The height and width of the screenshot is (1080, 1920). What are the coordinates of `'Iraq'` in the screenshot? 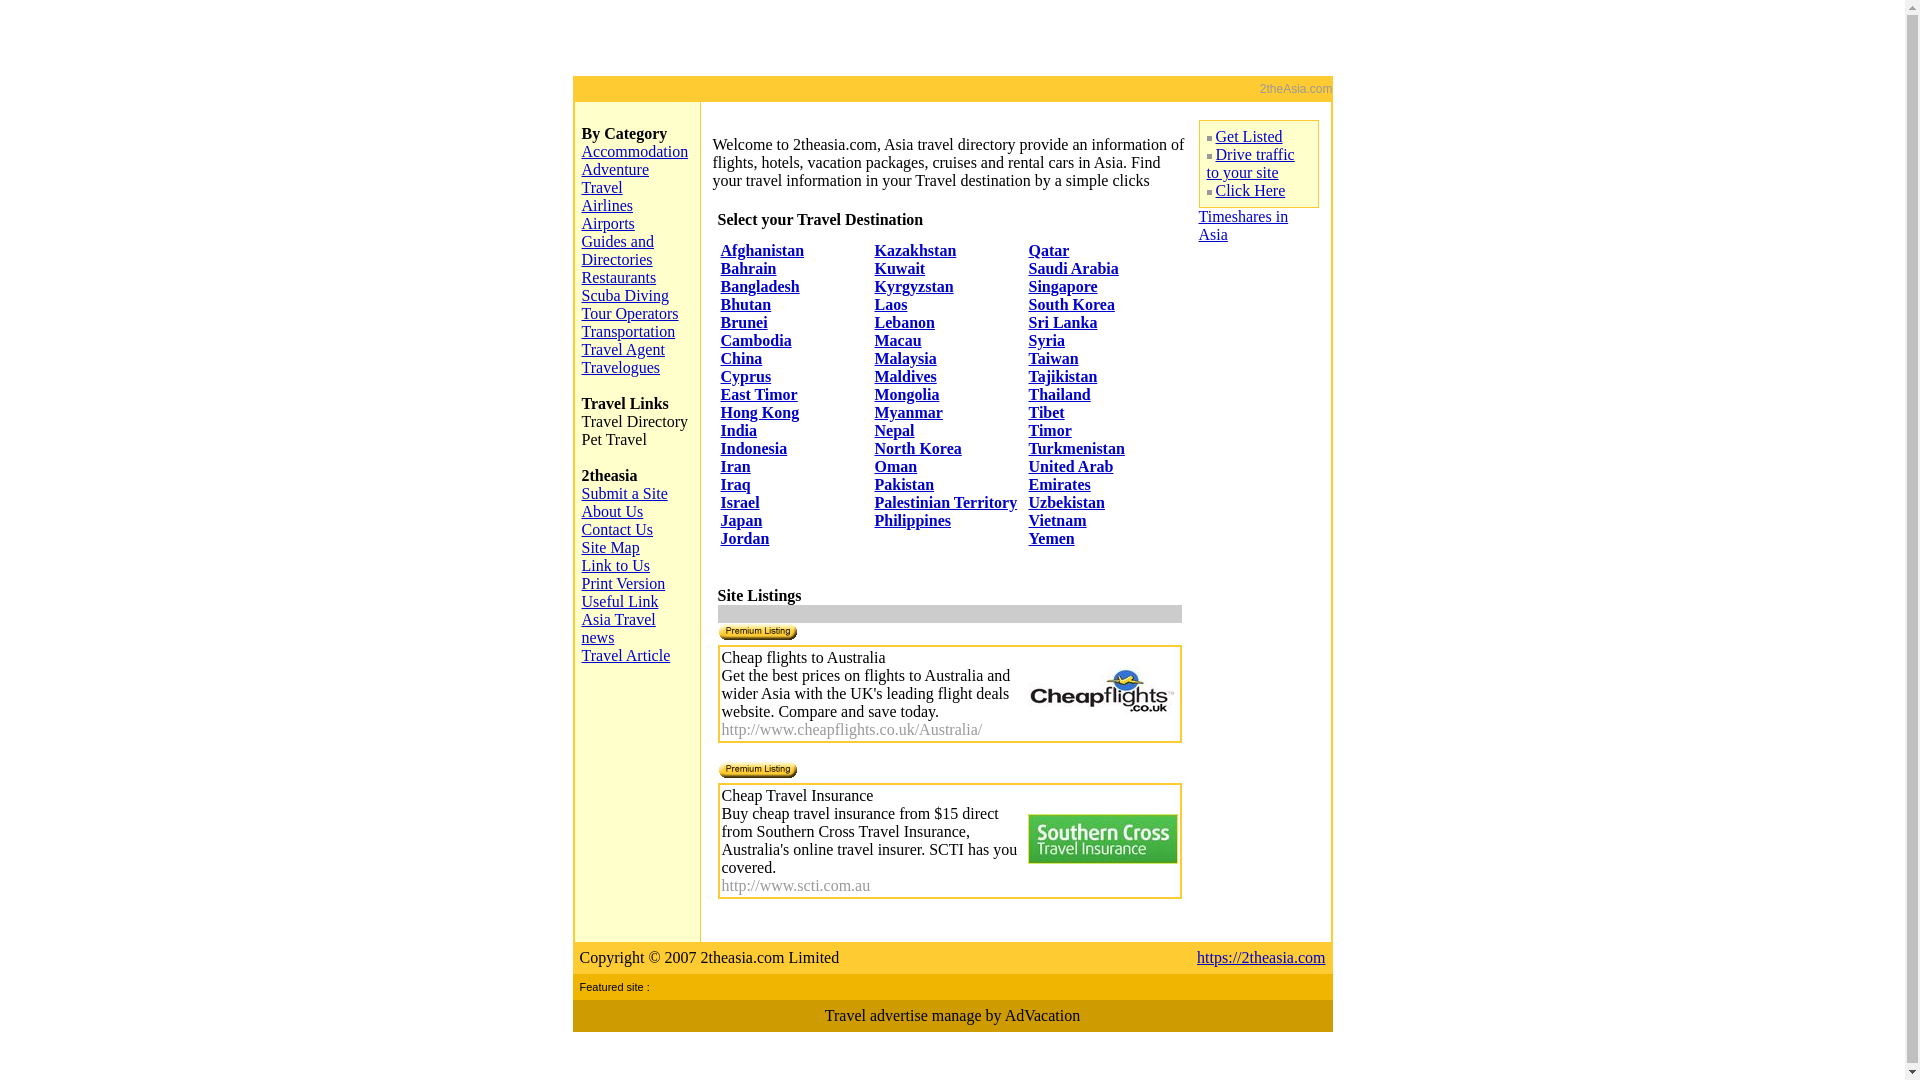 It's located at (733, 484).